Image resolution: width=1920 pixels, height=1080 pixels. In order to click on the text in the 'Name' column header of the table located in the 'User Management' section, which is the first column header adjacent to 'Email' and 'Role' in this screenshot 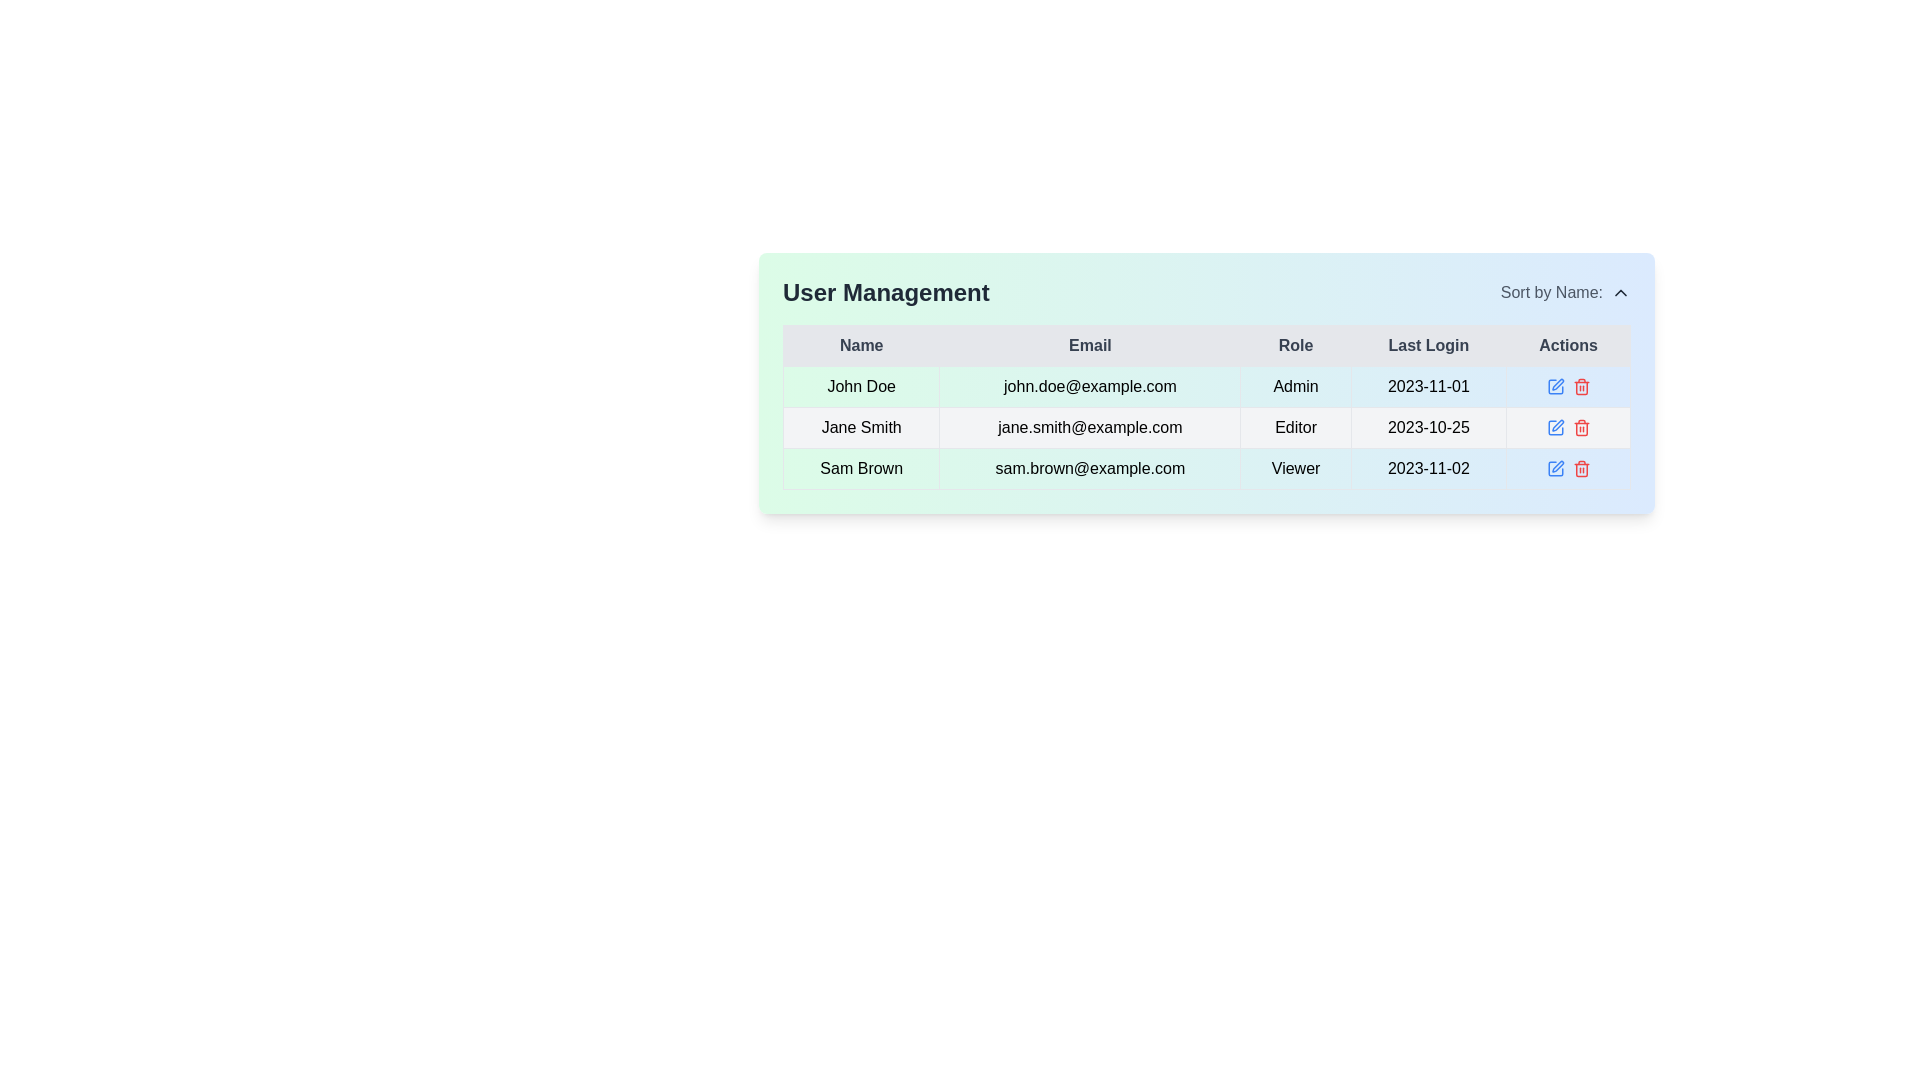, I will do `click(861, 345)`.